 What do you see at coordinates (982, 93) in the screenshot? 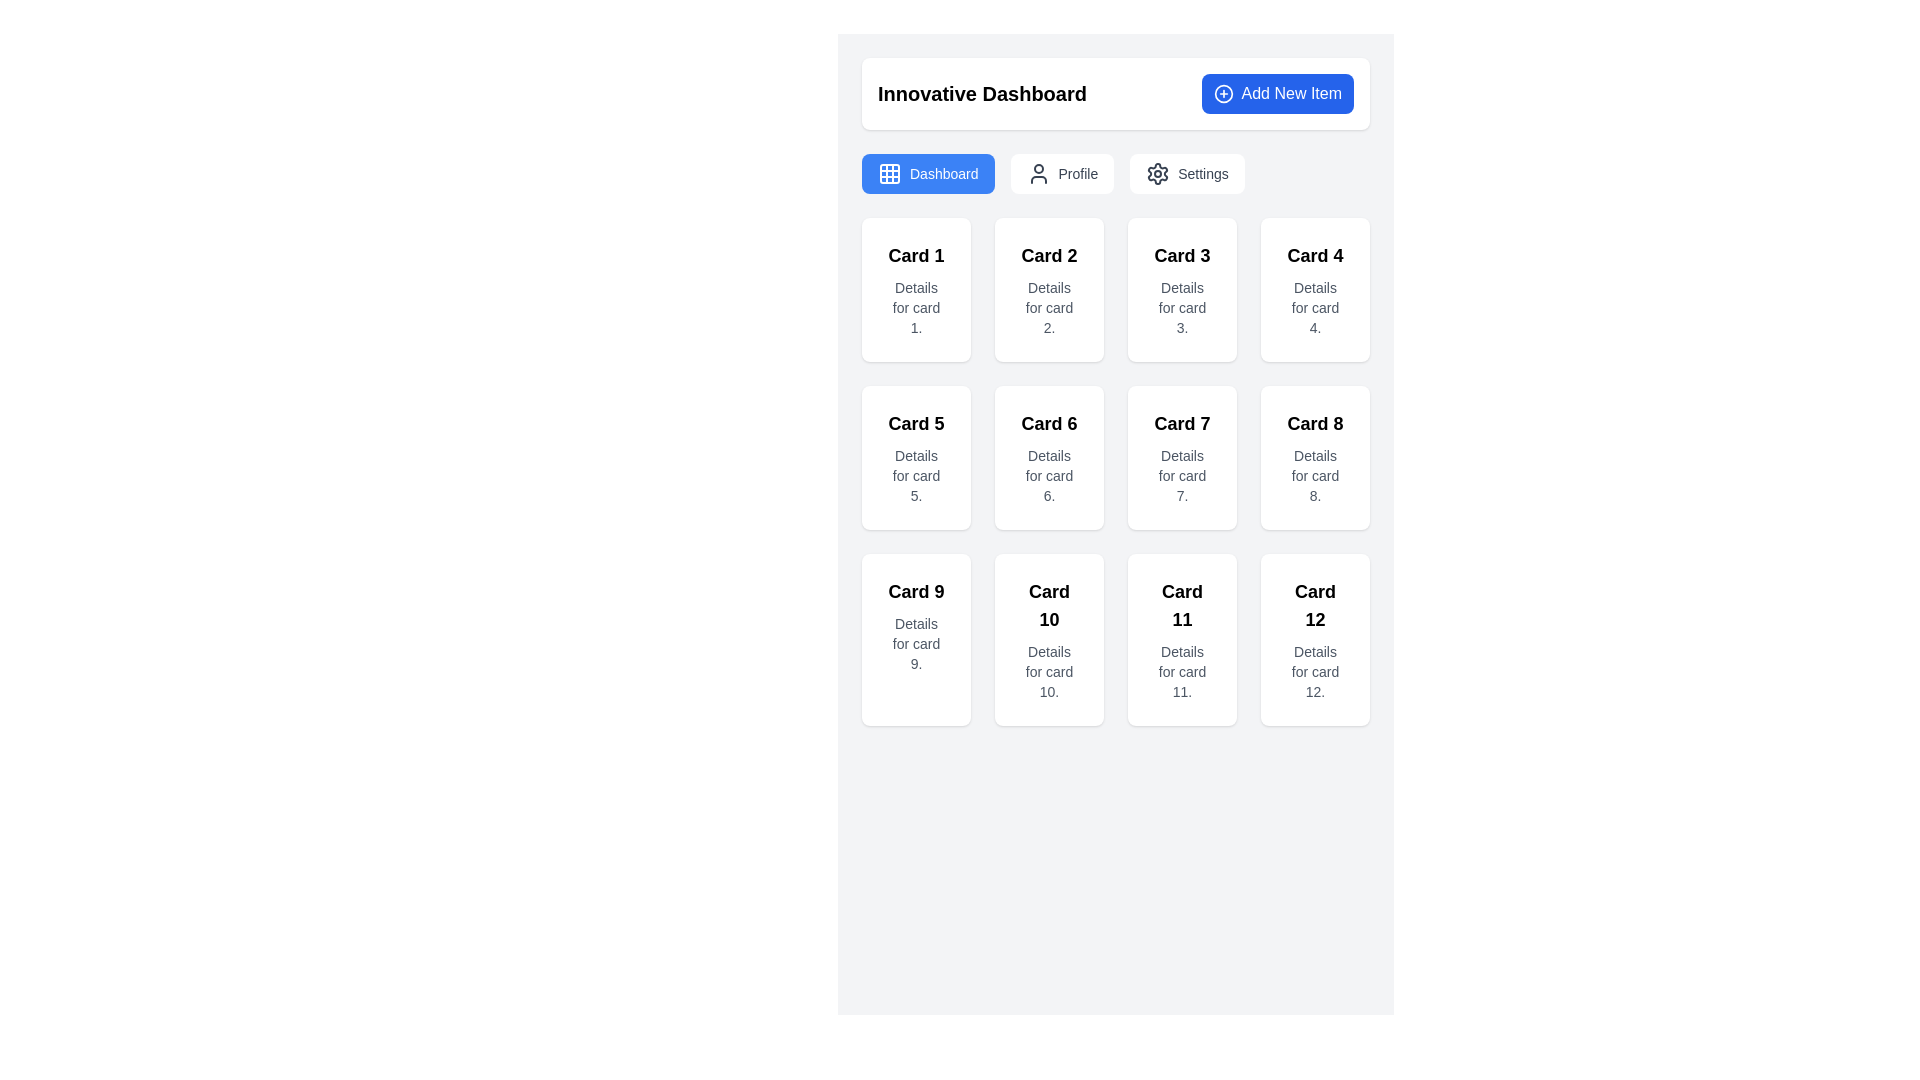
I see `the text heading 'Innovative Dashboard' styled with a large, bold font located at the top-left section of the interface` at bounding box center [982, 93].